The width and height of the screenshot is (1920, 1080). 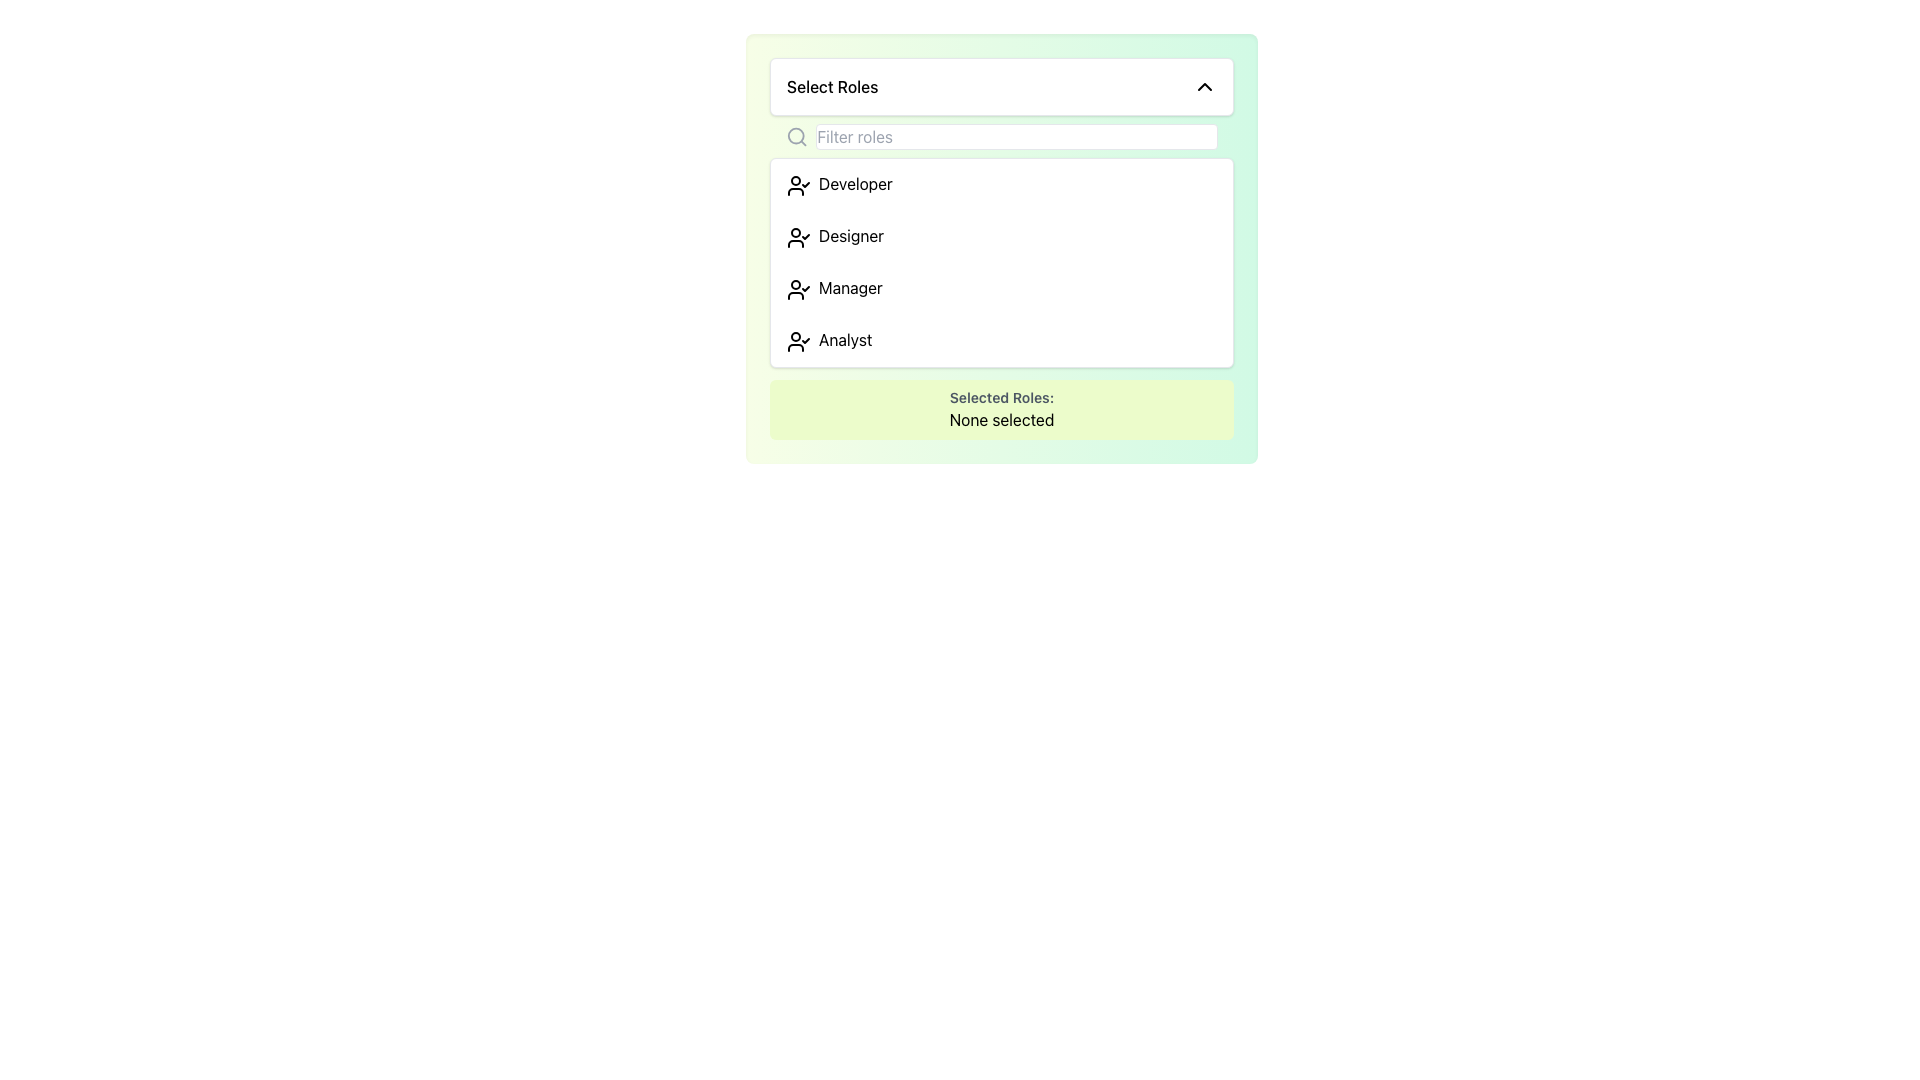 I want to click on the dropdown list item labeled 'Manager' with a user-check icon, so click(x=834, y=289).